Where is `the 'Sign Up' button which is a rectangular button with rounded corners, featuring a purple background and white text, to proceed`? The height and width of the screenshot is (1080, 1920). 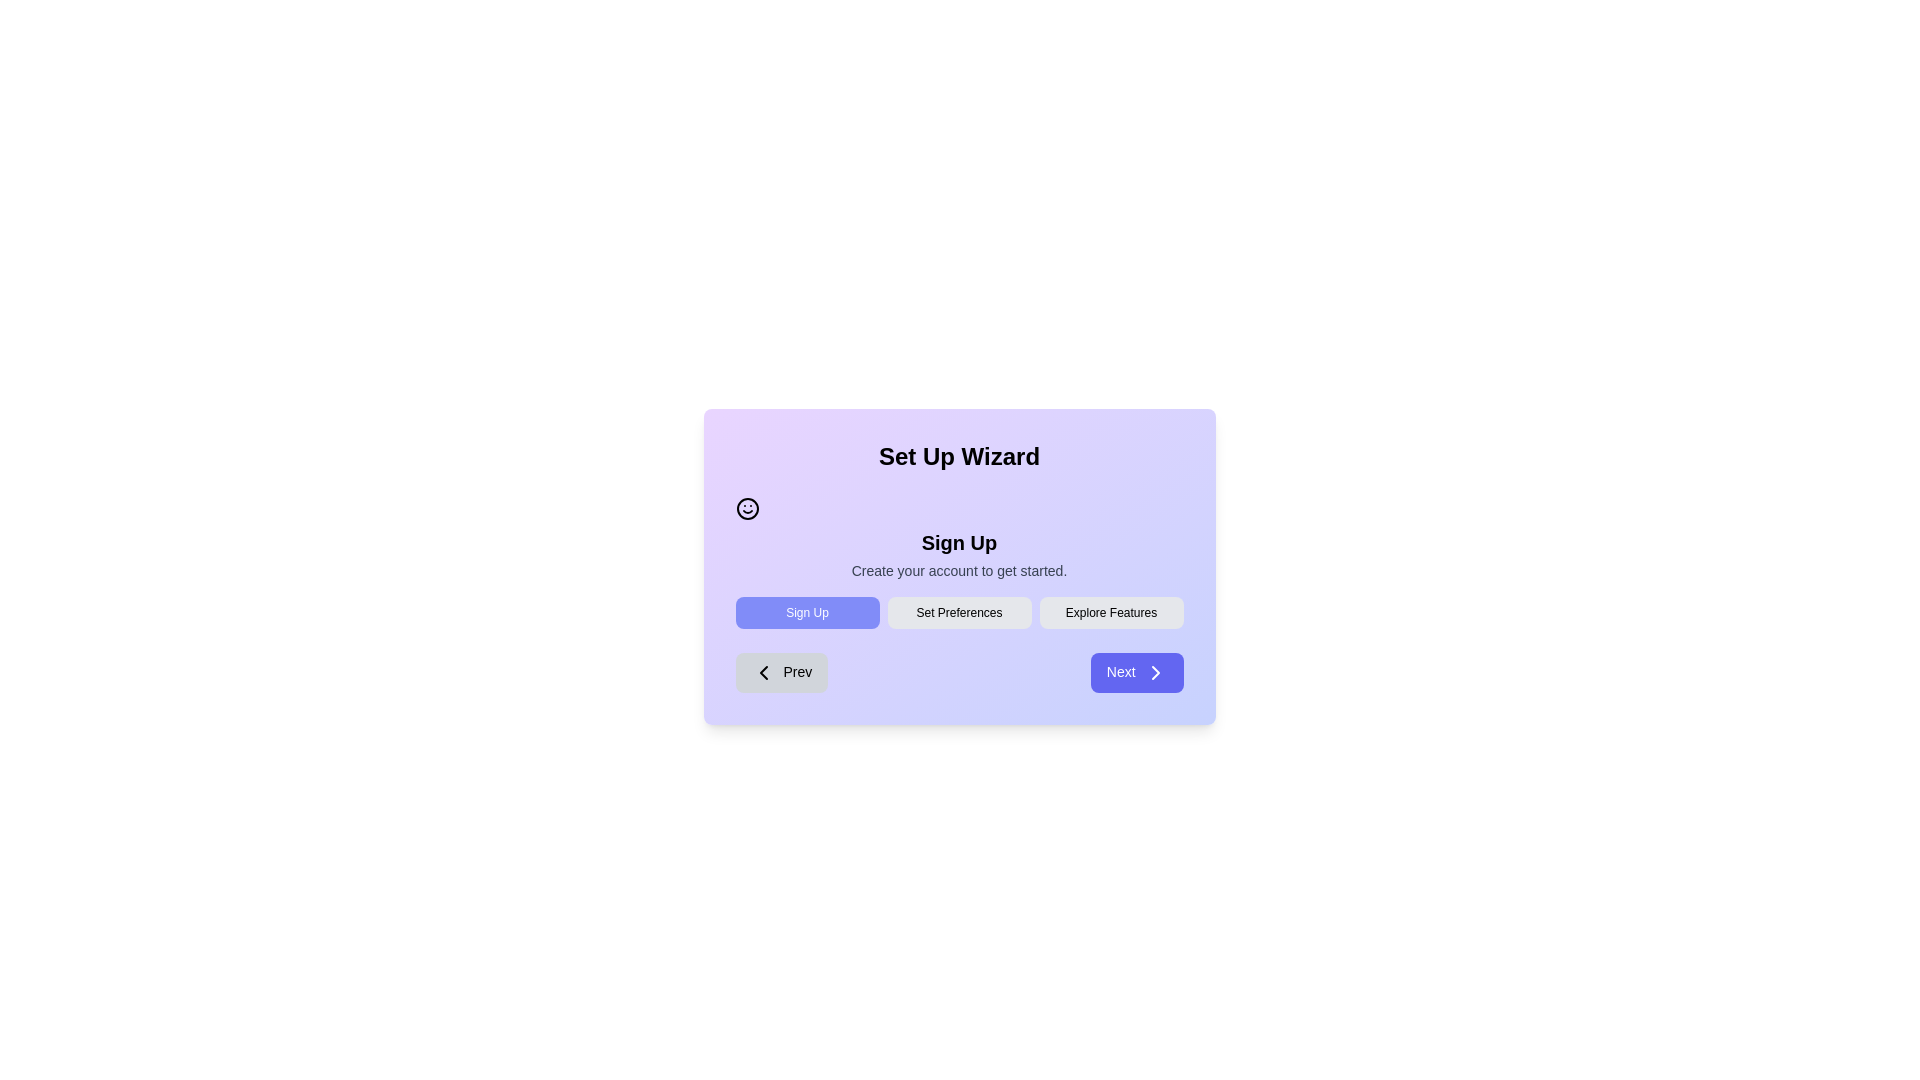 the 'Sign Up' button which is a rectangular button with rounded corners, featuring a purple background and white text, to proceed is located at coordinates (807, 612).